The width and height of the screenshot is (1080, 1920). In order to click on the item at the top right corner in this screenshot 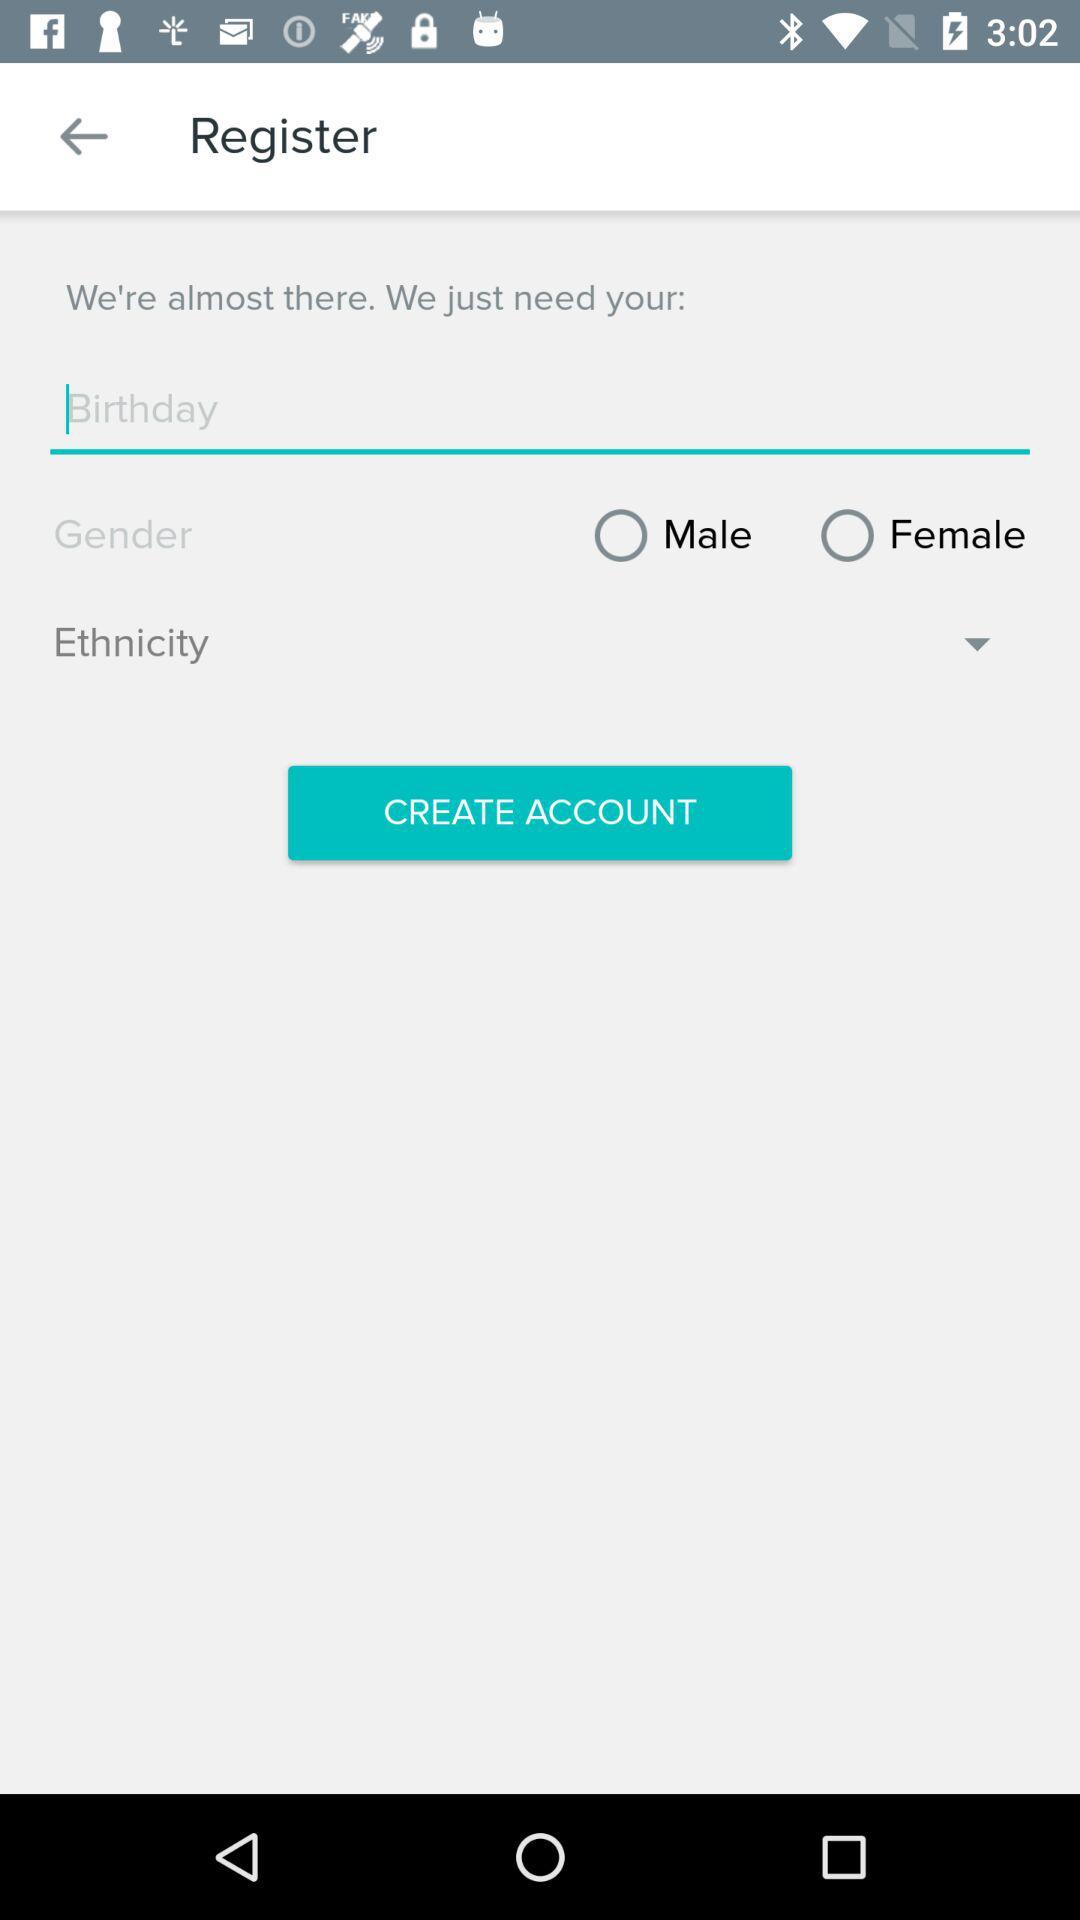, I will do `click(916, 535)`.